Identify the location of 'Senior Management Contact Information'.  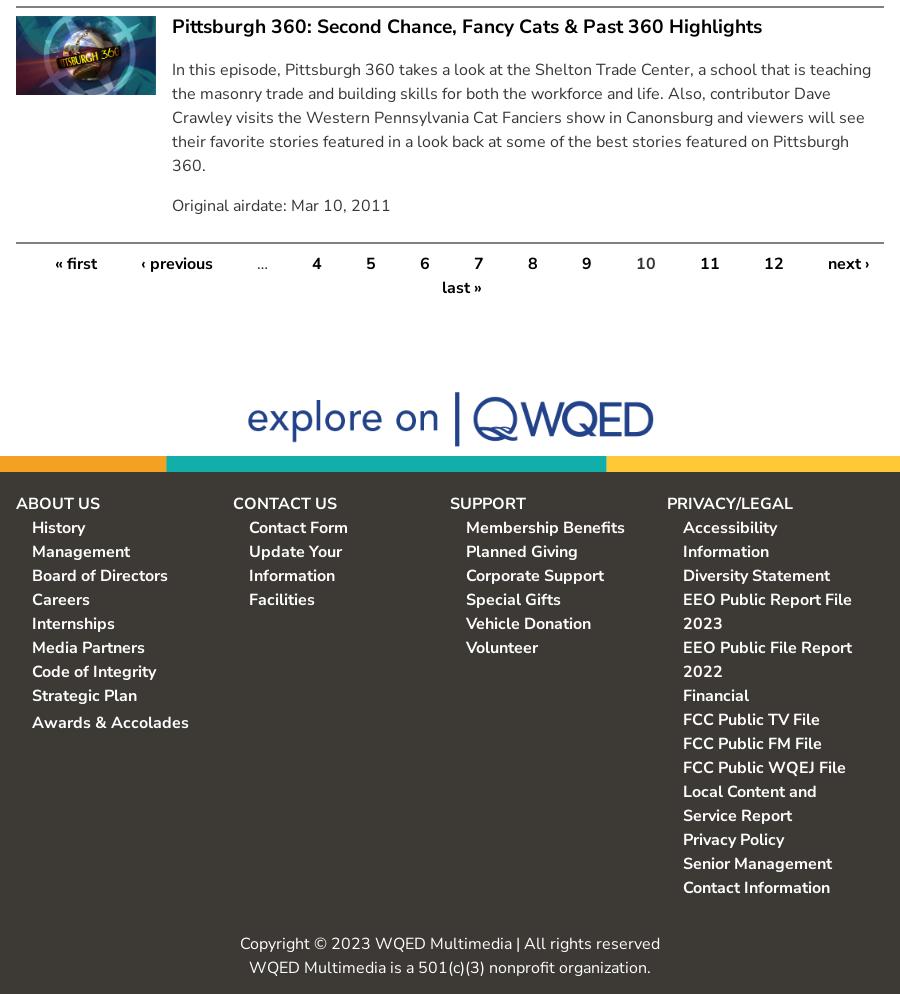
(756, 875).